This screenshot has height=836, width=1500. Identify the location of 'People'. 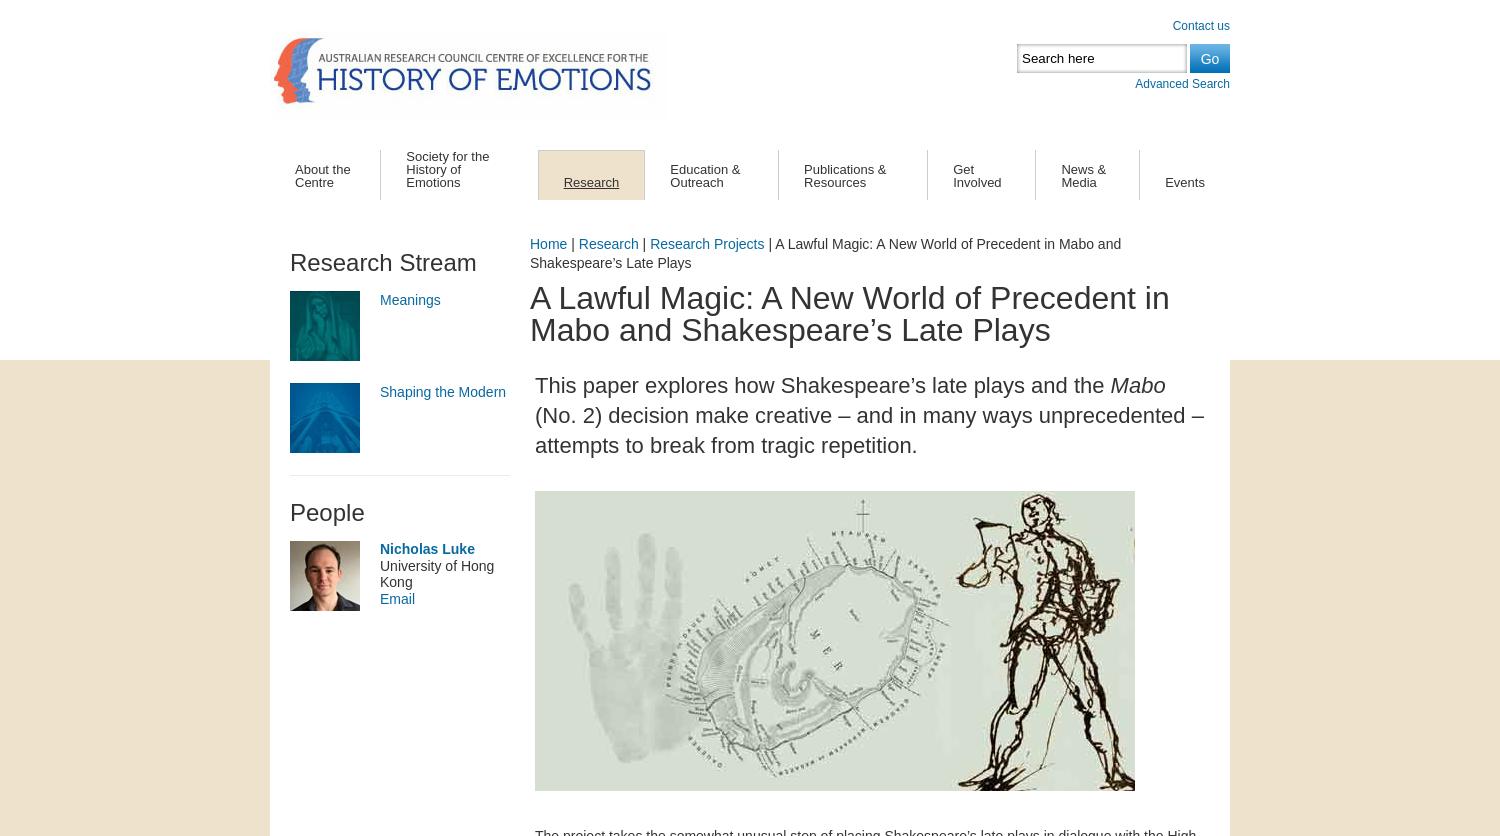
(326, 511).